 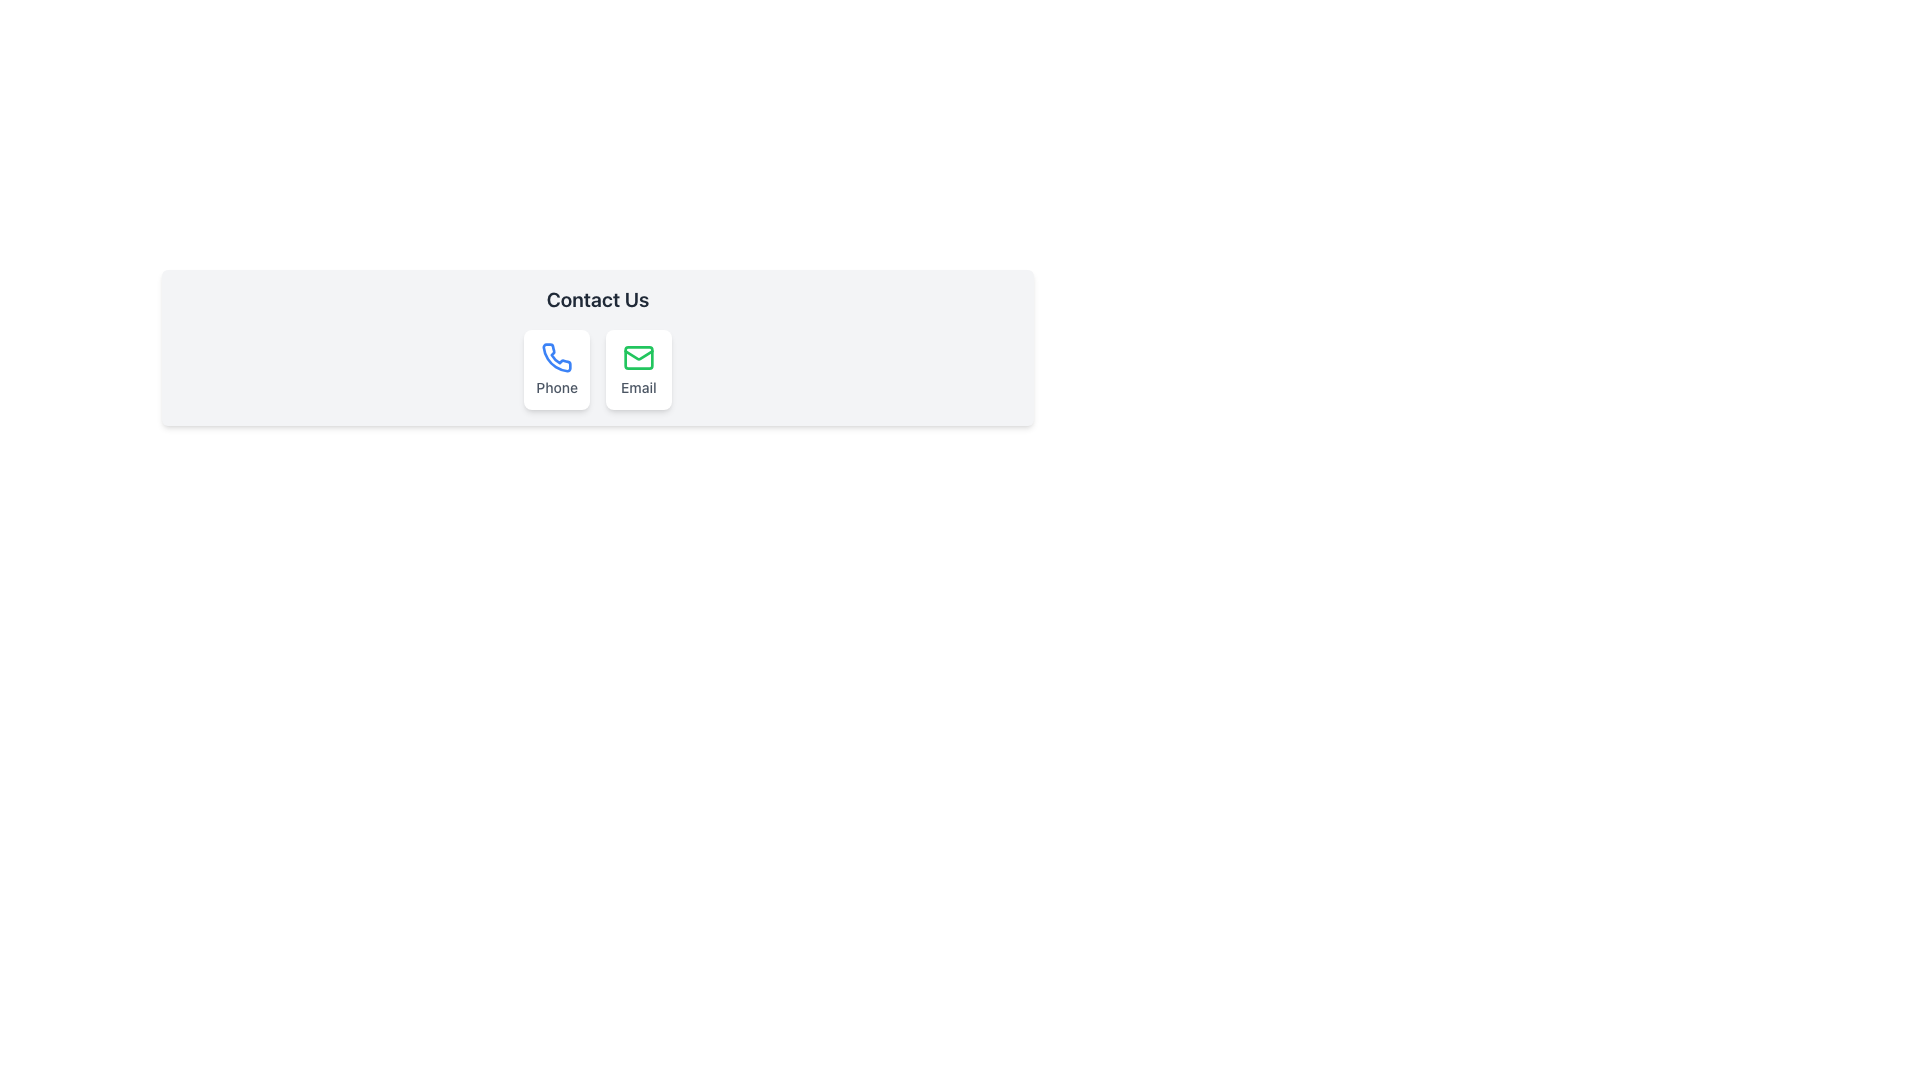 What do you see at coordinates (557, 370) in the screenshot?
I see `the blue phone icon at the top of the Informational Card under the 'Contact Us' heading` at bounding box center [557, 370].